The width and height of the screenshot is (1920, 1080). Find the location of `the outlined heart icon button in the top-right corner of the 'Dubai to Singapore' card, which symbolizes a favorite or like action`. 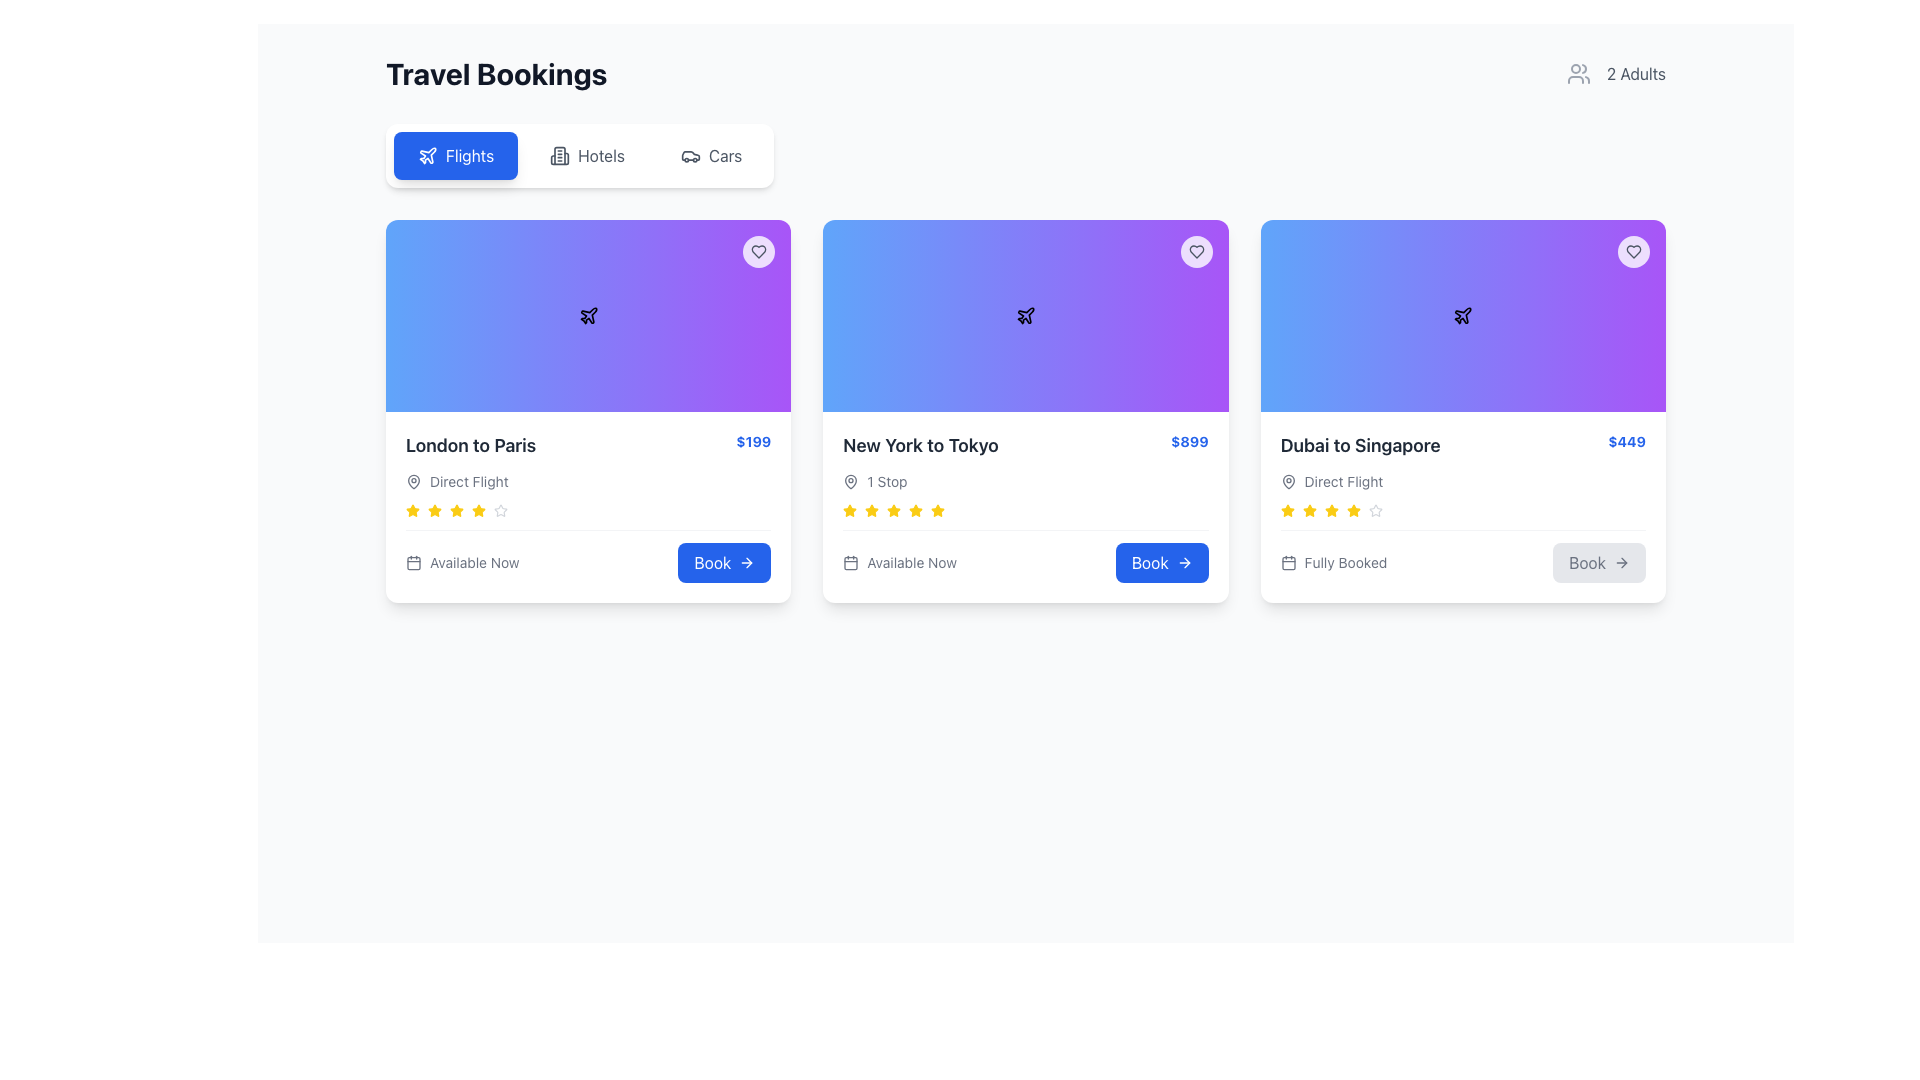

the outlined heart icon button in the top-right corner of the 'Dubai to Singapore' card, which symbolizes a favorite or like action is located at coordinates (1633, 250).